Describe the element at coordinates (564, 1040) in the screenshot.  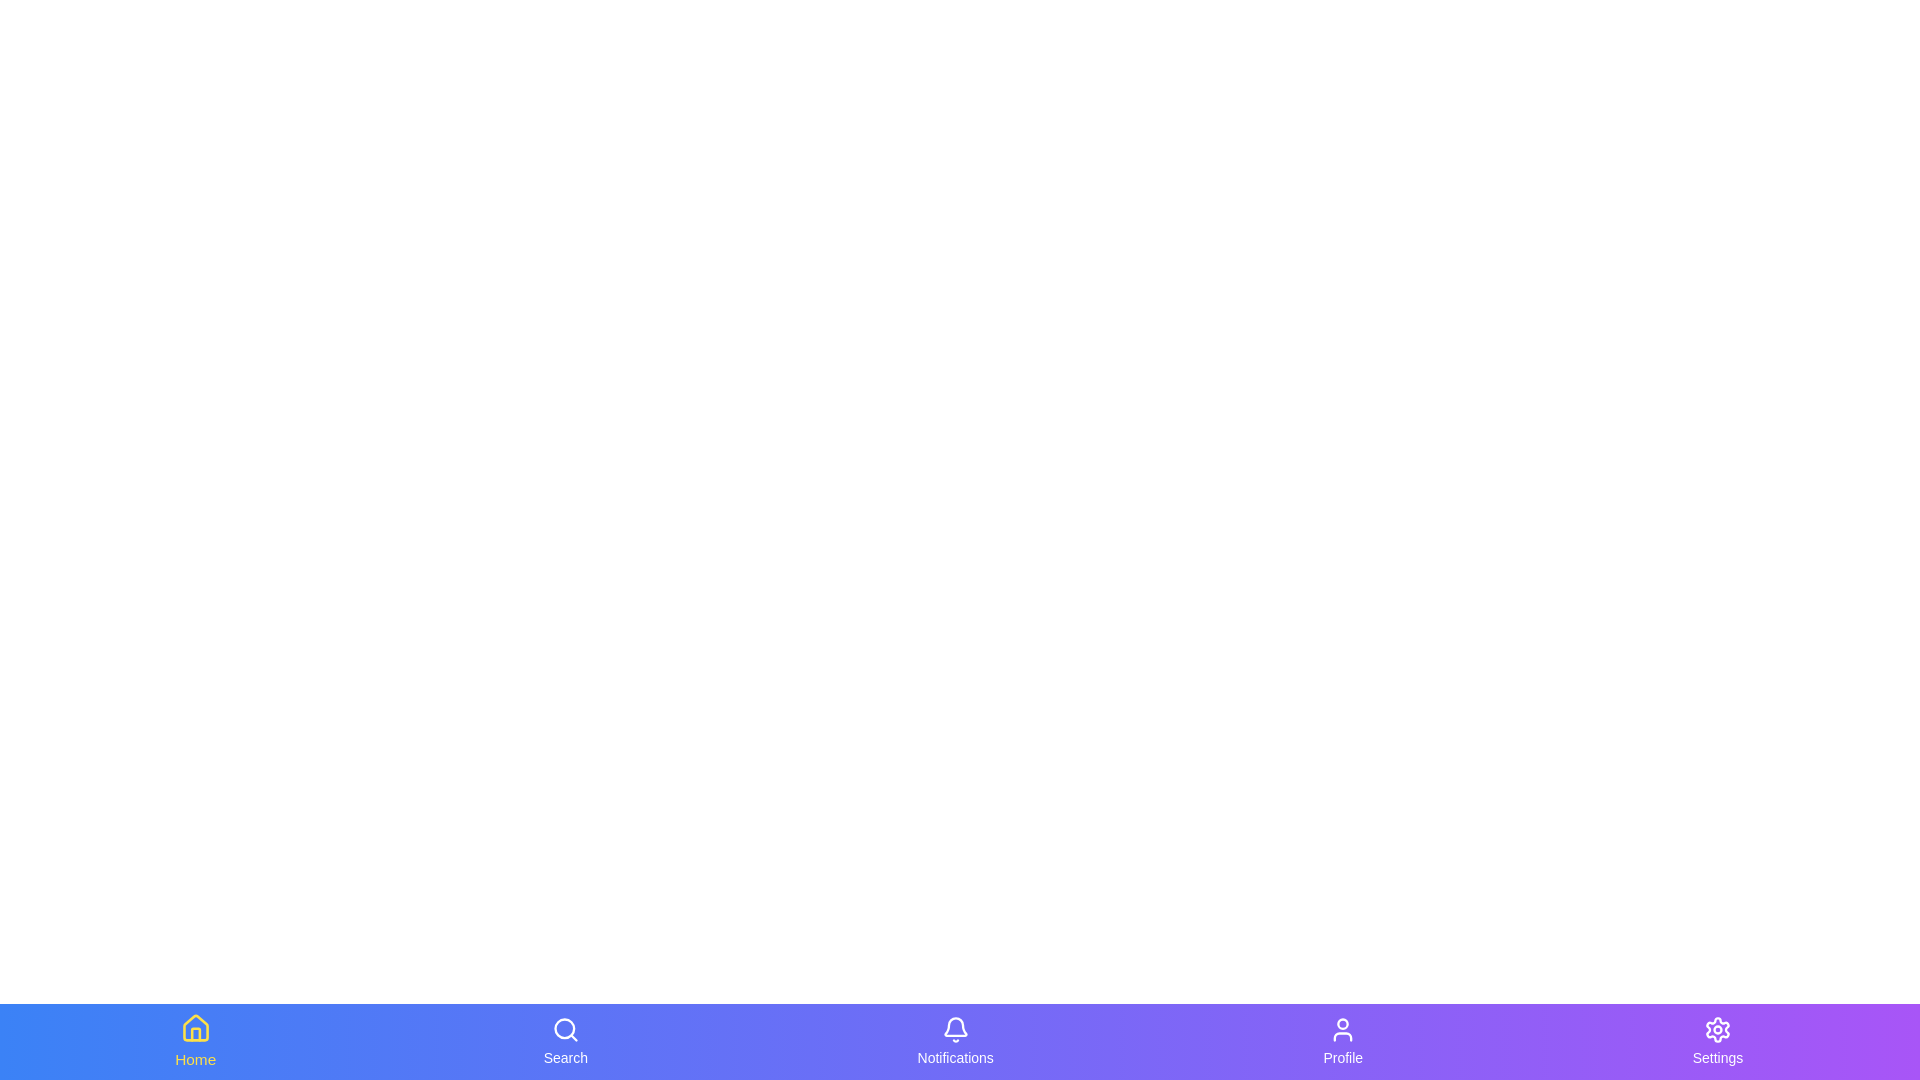
I see `the tab labeled 'Search' to observe its hover effect` at that location.